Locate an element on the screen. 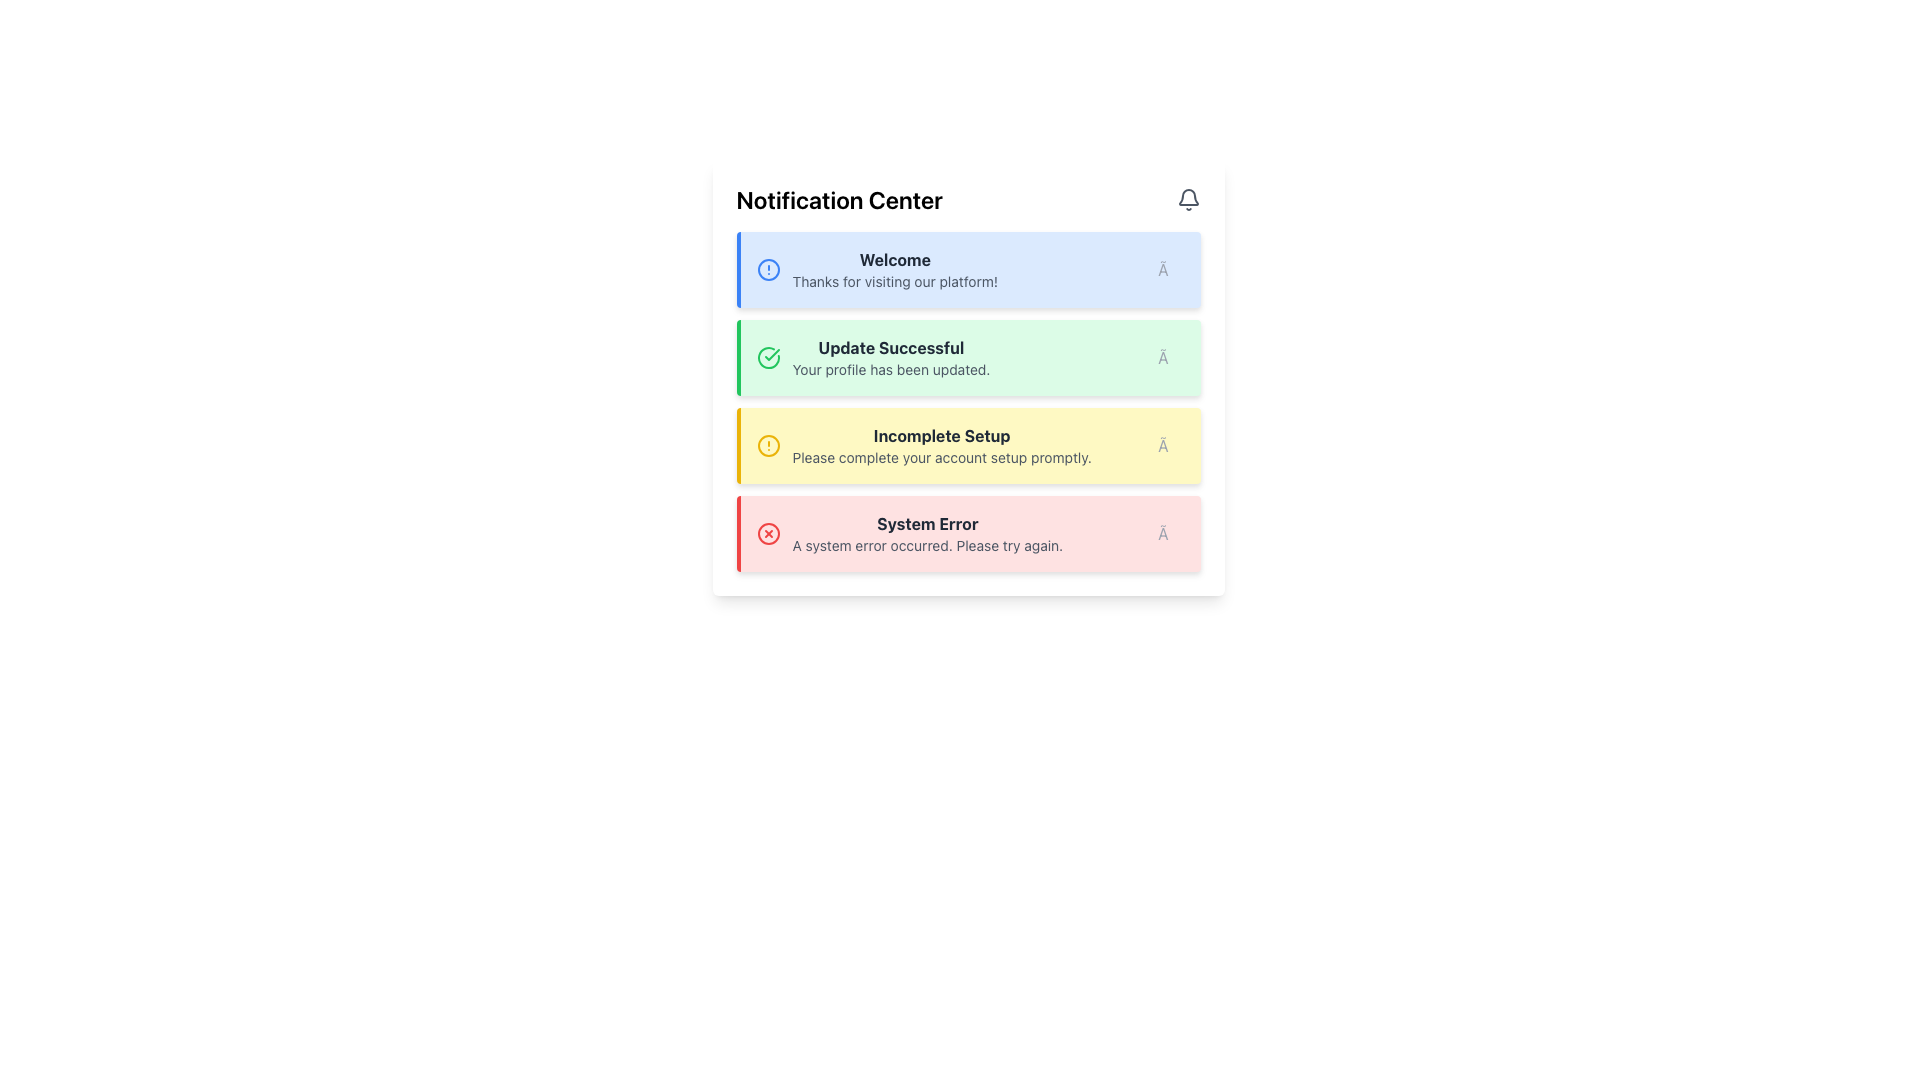 This screenshot has width=1920, height=1080. the circular green-colored icon with a checkmark inside, located within the 'Update Successful' notification box, to the left of the notification text is located at coordinates (767, 357).